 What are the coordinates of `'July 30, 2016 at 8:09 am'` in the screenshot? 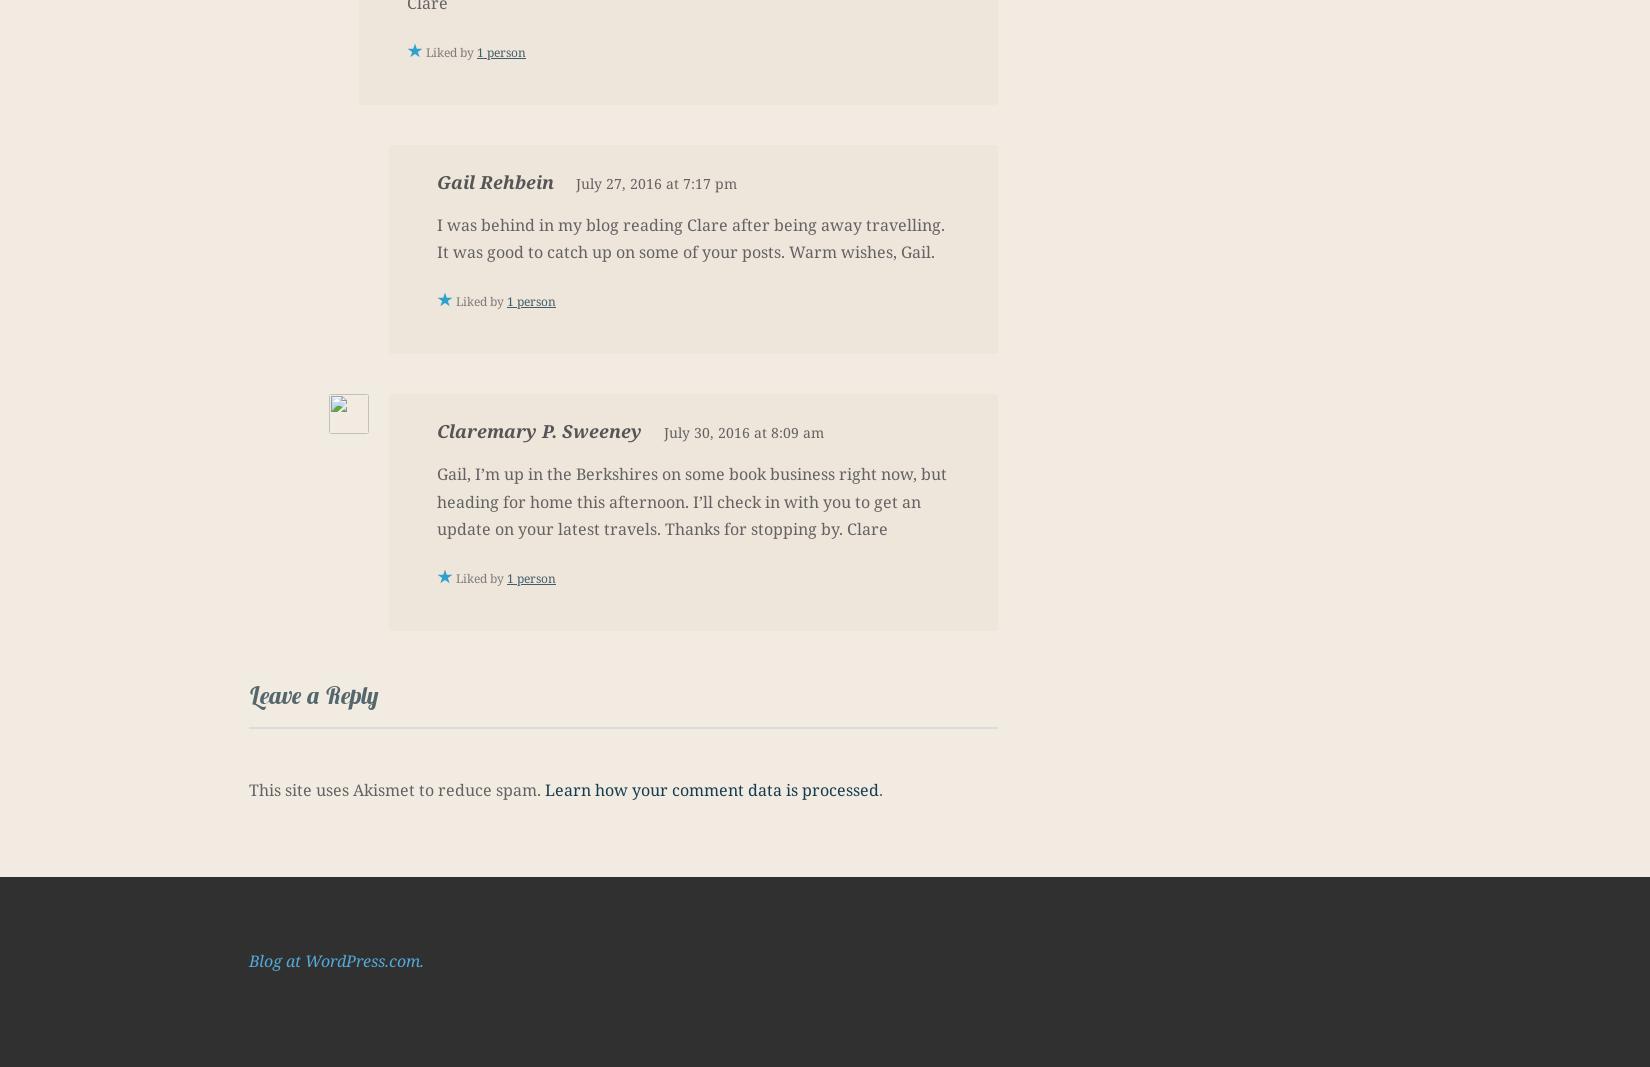 It's located at (742, 431).